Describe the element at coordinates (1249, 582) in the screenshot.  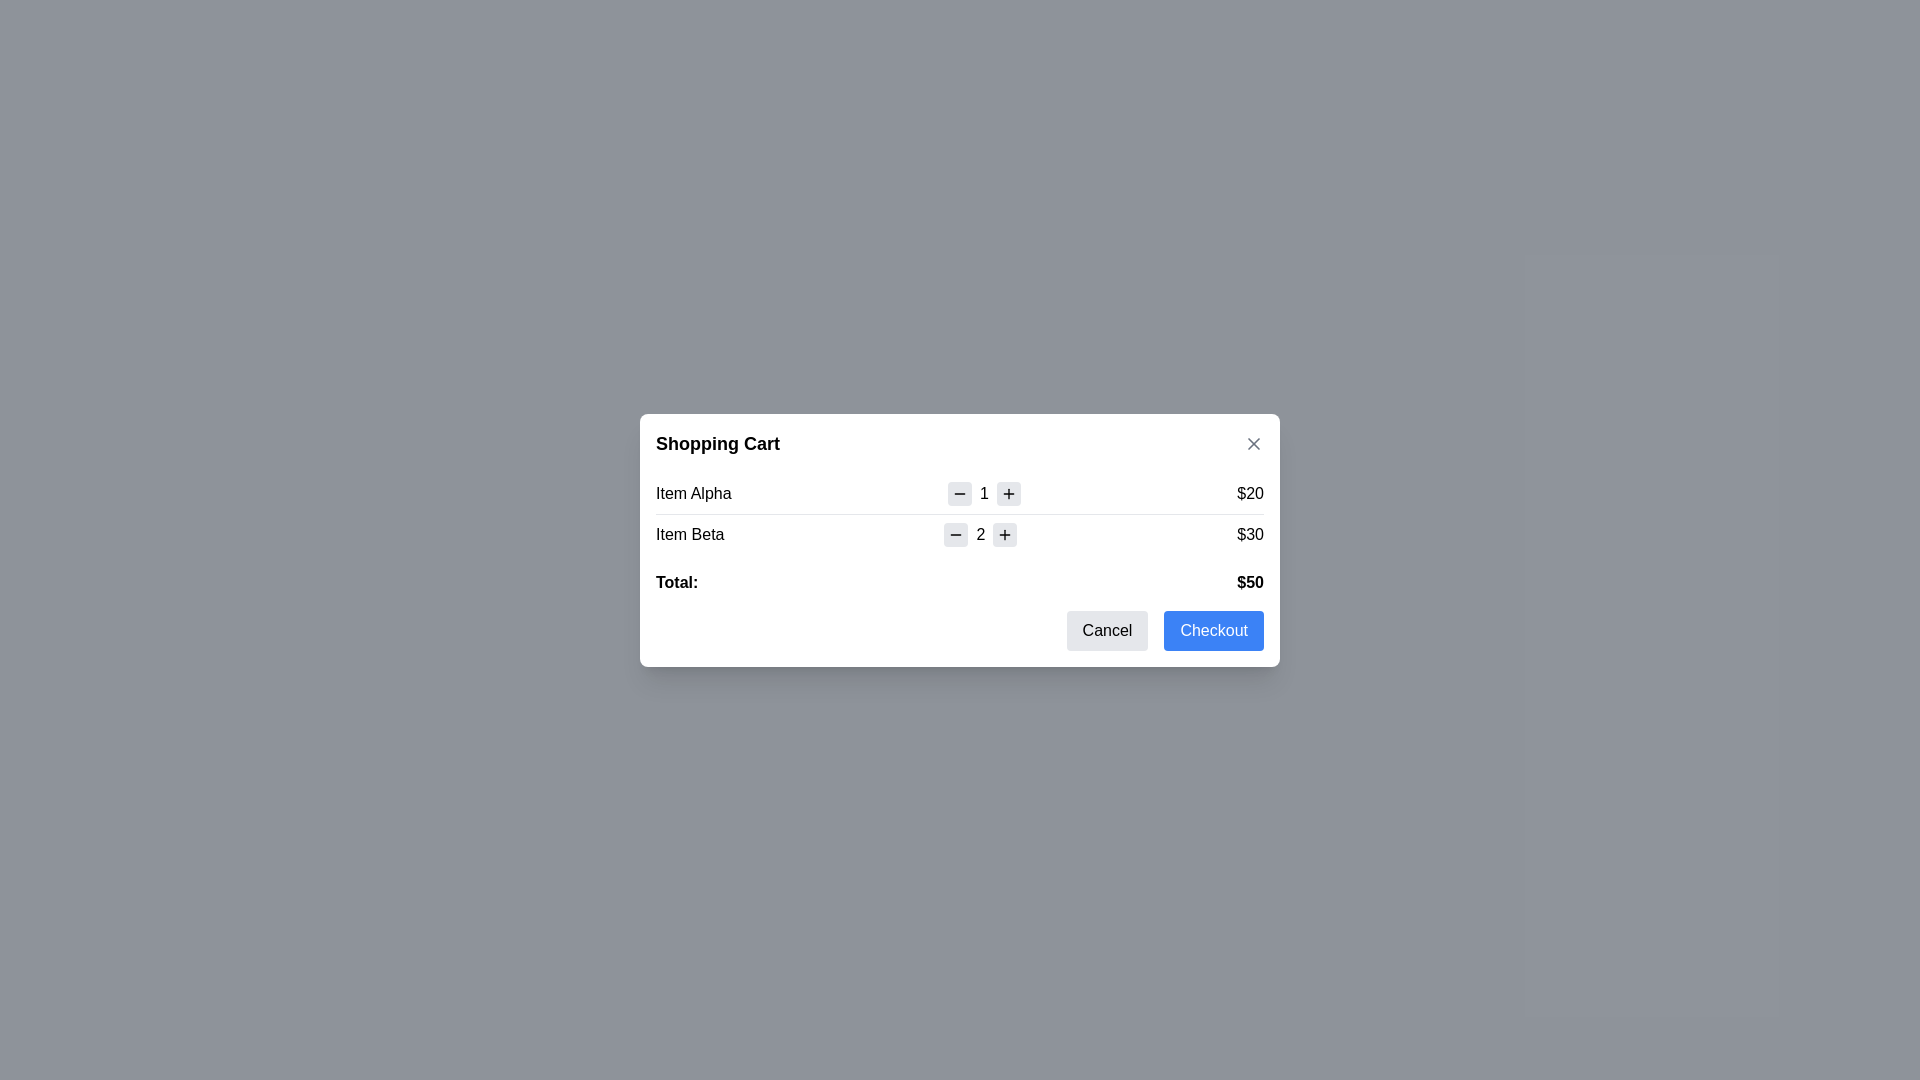
I see `the bold text label displaying '$50' in the 'Total:' row of the shopping cart interface` at that location.